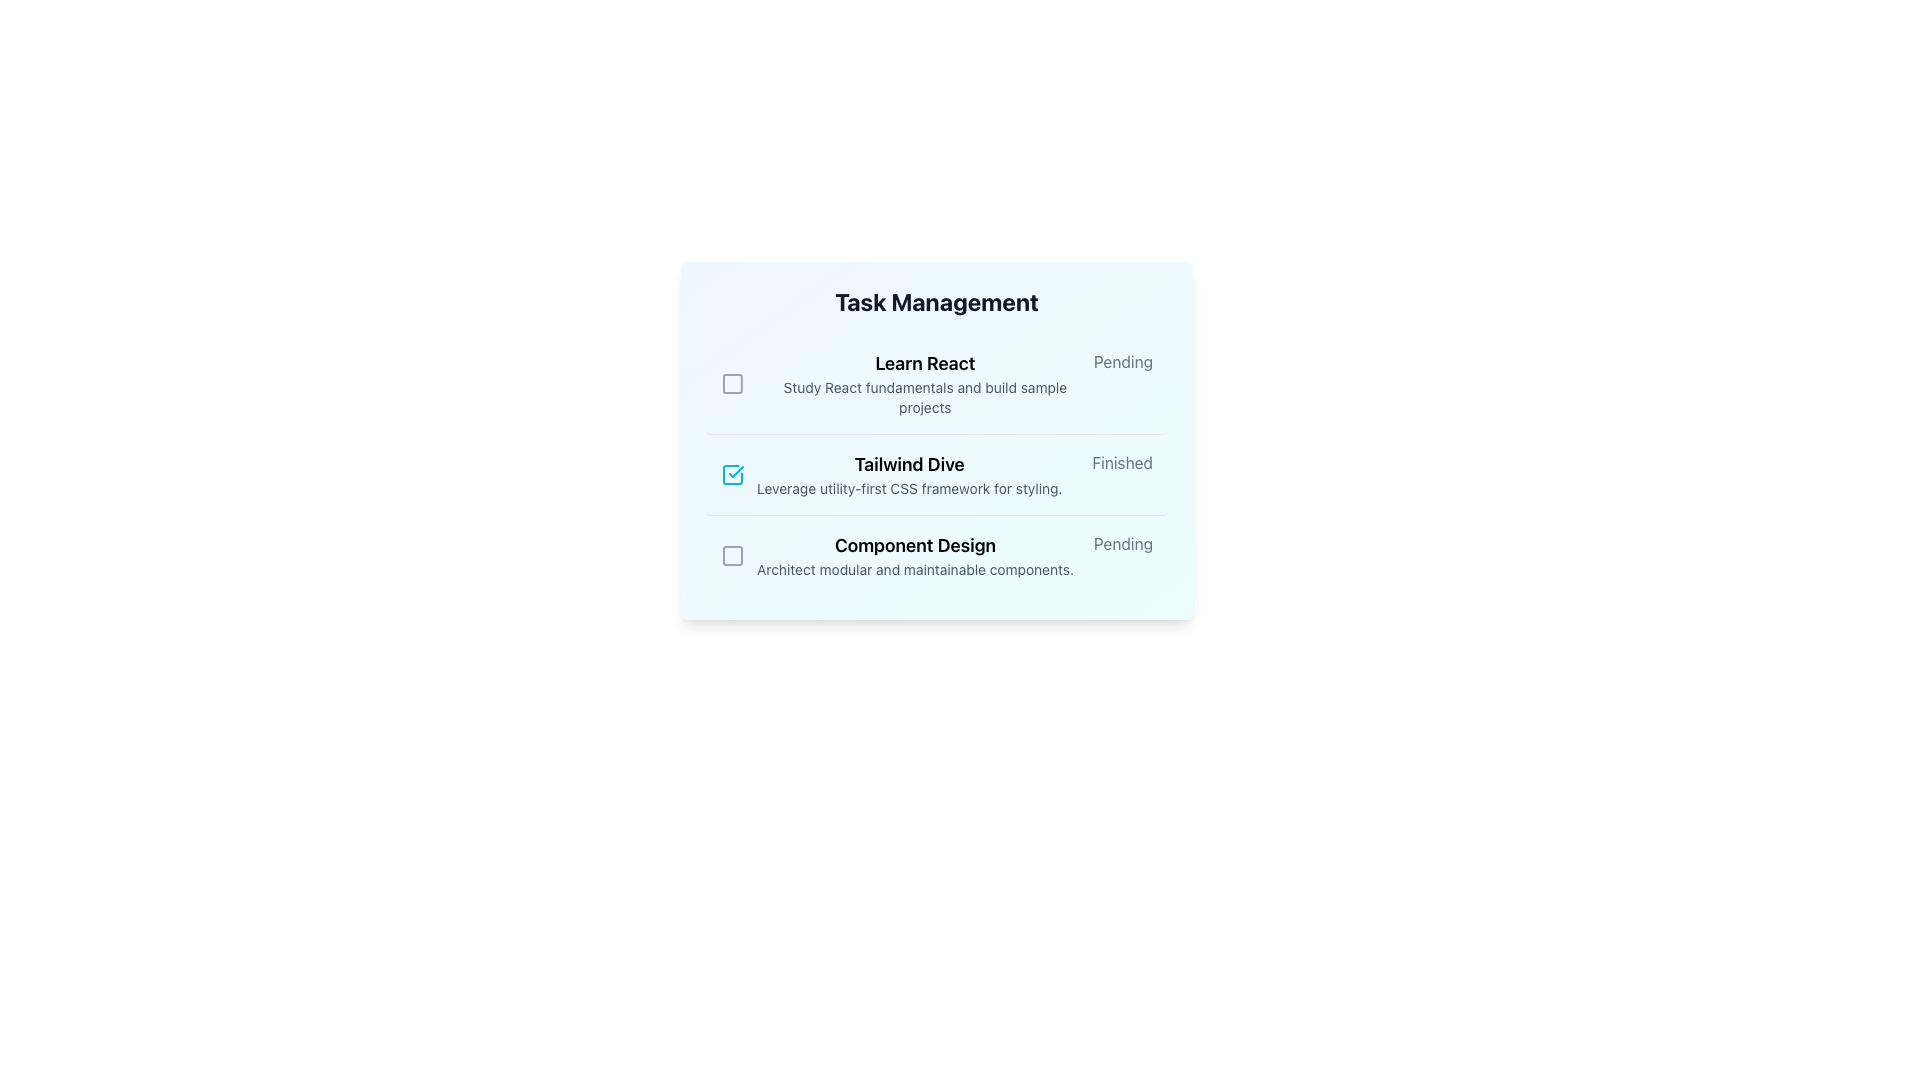  I want to click on the checkbox for the 'Learn React' task to observe any hover effects, so click(731, 384).